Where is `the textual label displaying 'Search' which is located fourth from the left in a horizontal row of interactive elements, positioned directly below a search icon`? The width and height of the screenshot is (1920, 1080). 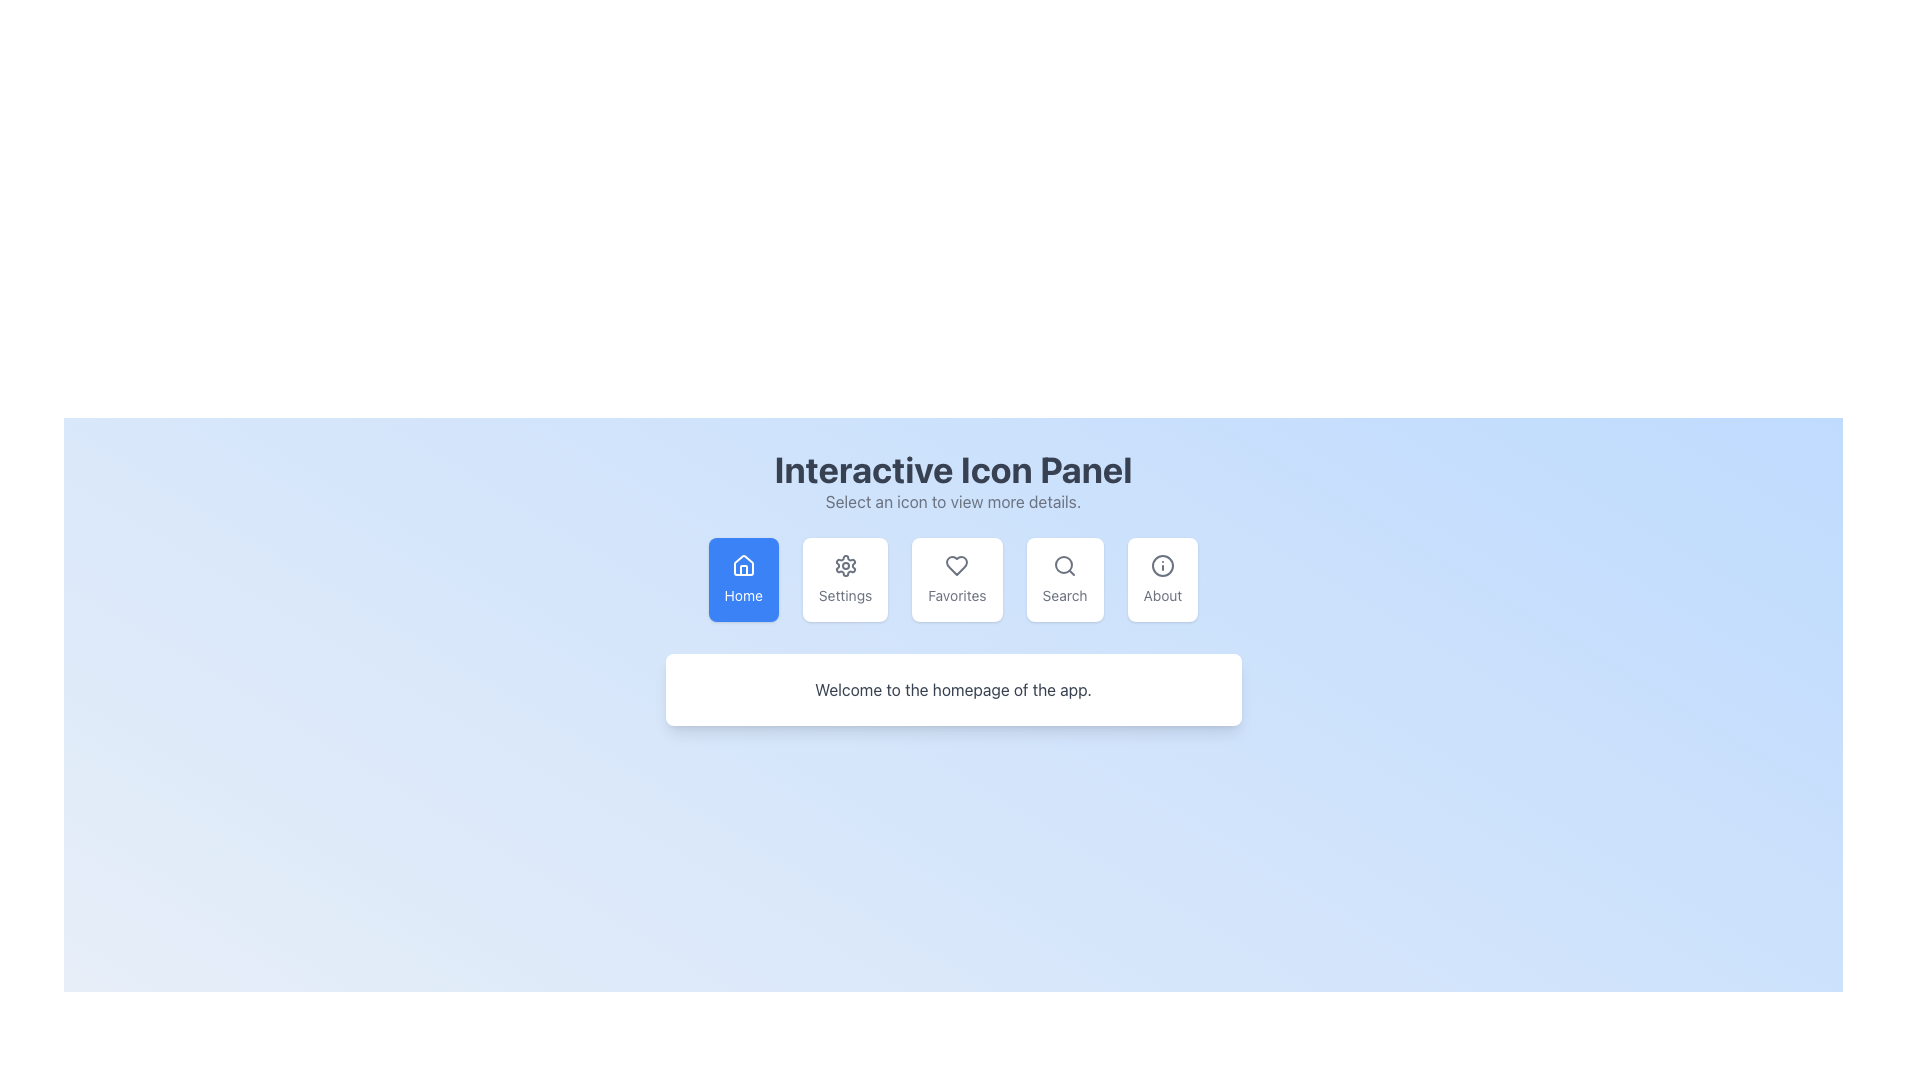 the textual label displaying 'Search' which is located fourth from the left in a horizontal row of interactive elements, positioned directly below a search icon is located at coordinates (1064, 595).